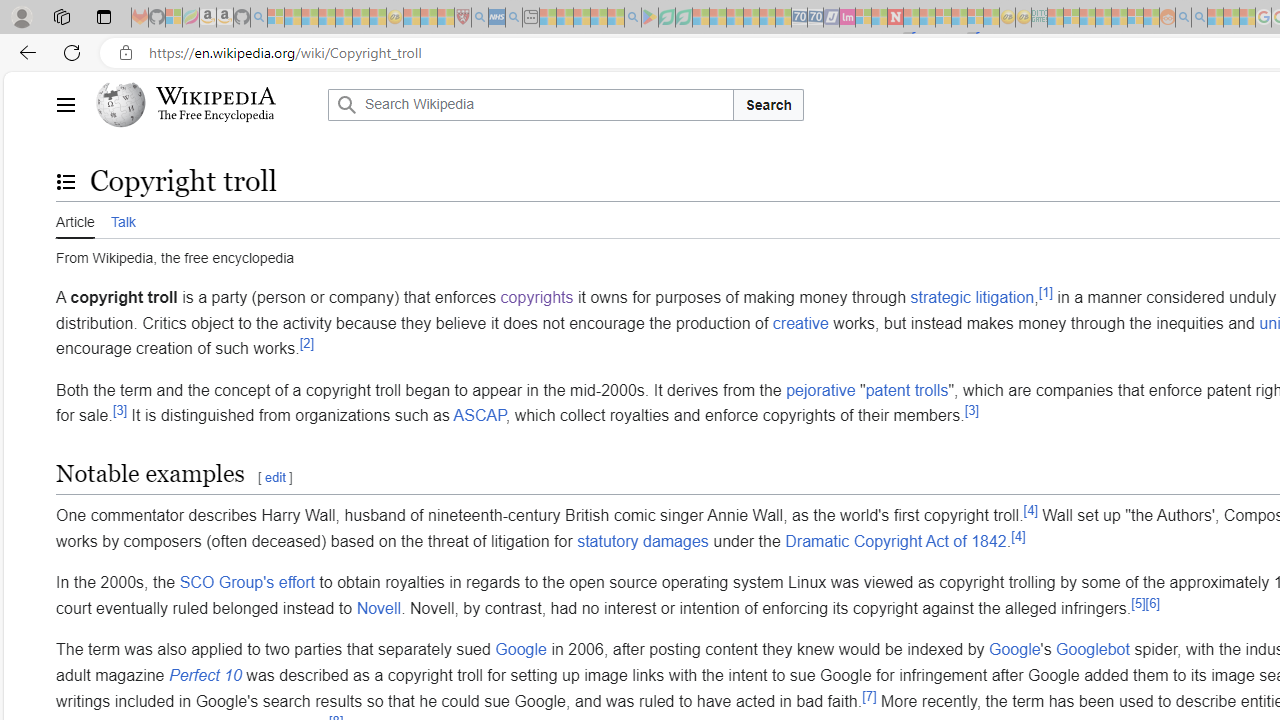  I want to click on 'Jobs - lastminute.com Investor Portal - Sleeping', so click(847, 17).